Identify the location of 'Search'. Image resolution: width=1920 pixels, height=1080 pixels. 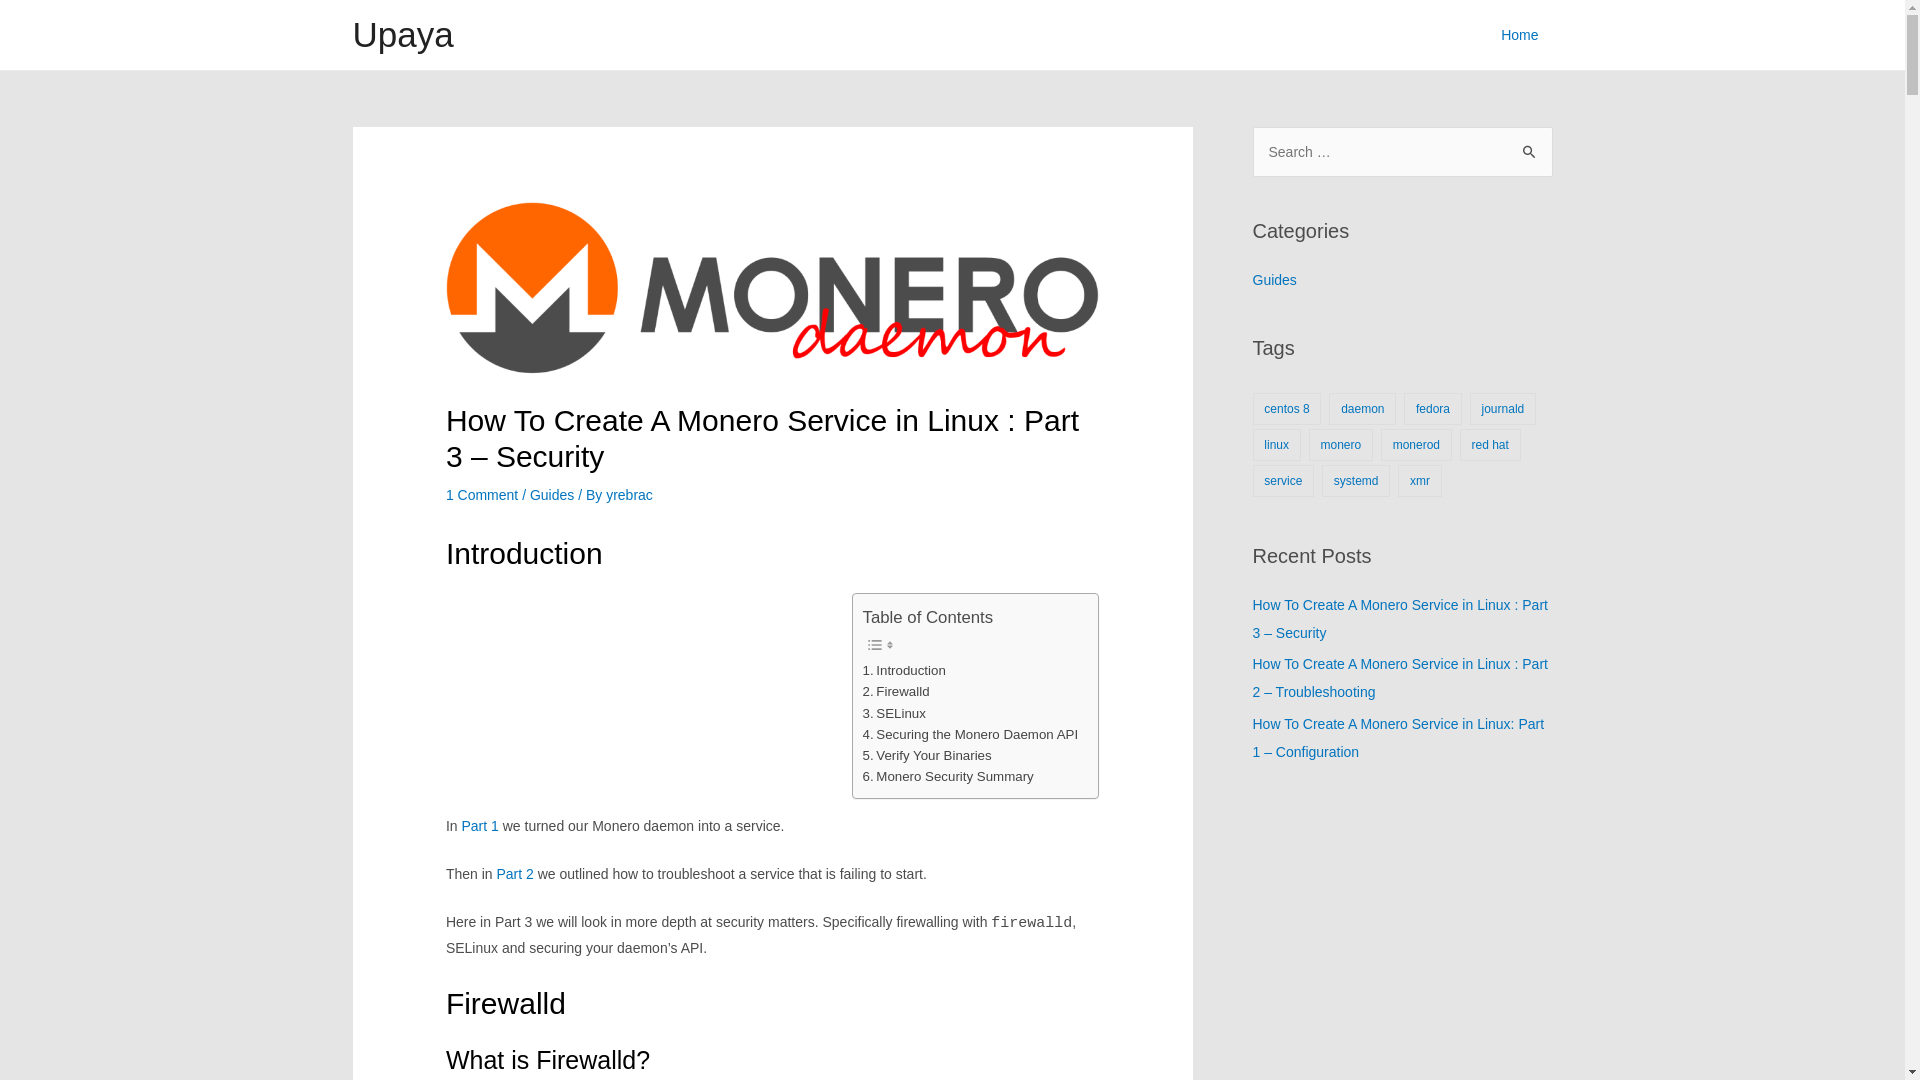
(1529, 145).